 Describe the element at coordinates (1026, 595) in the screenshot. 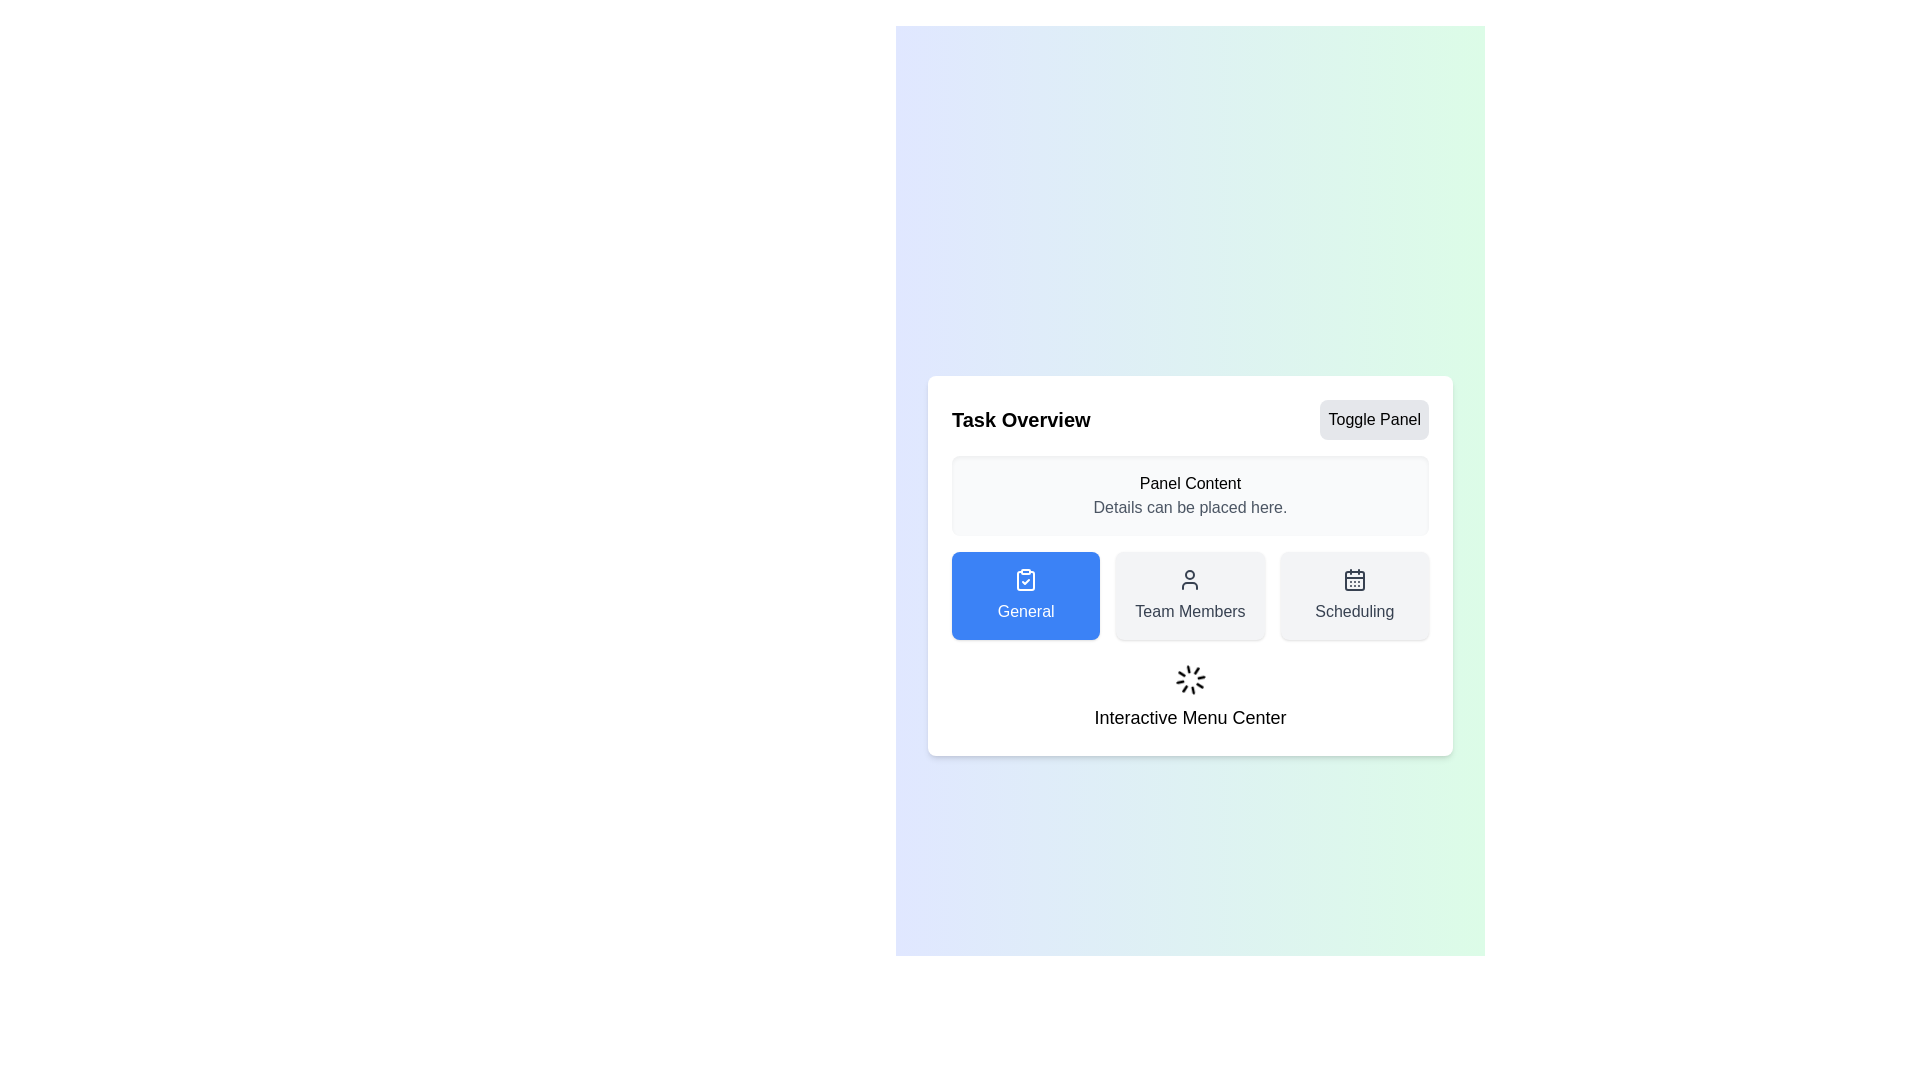

I see `the General button to select the corresponding task category` at that location.